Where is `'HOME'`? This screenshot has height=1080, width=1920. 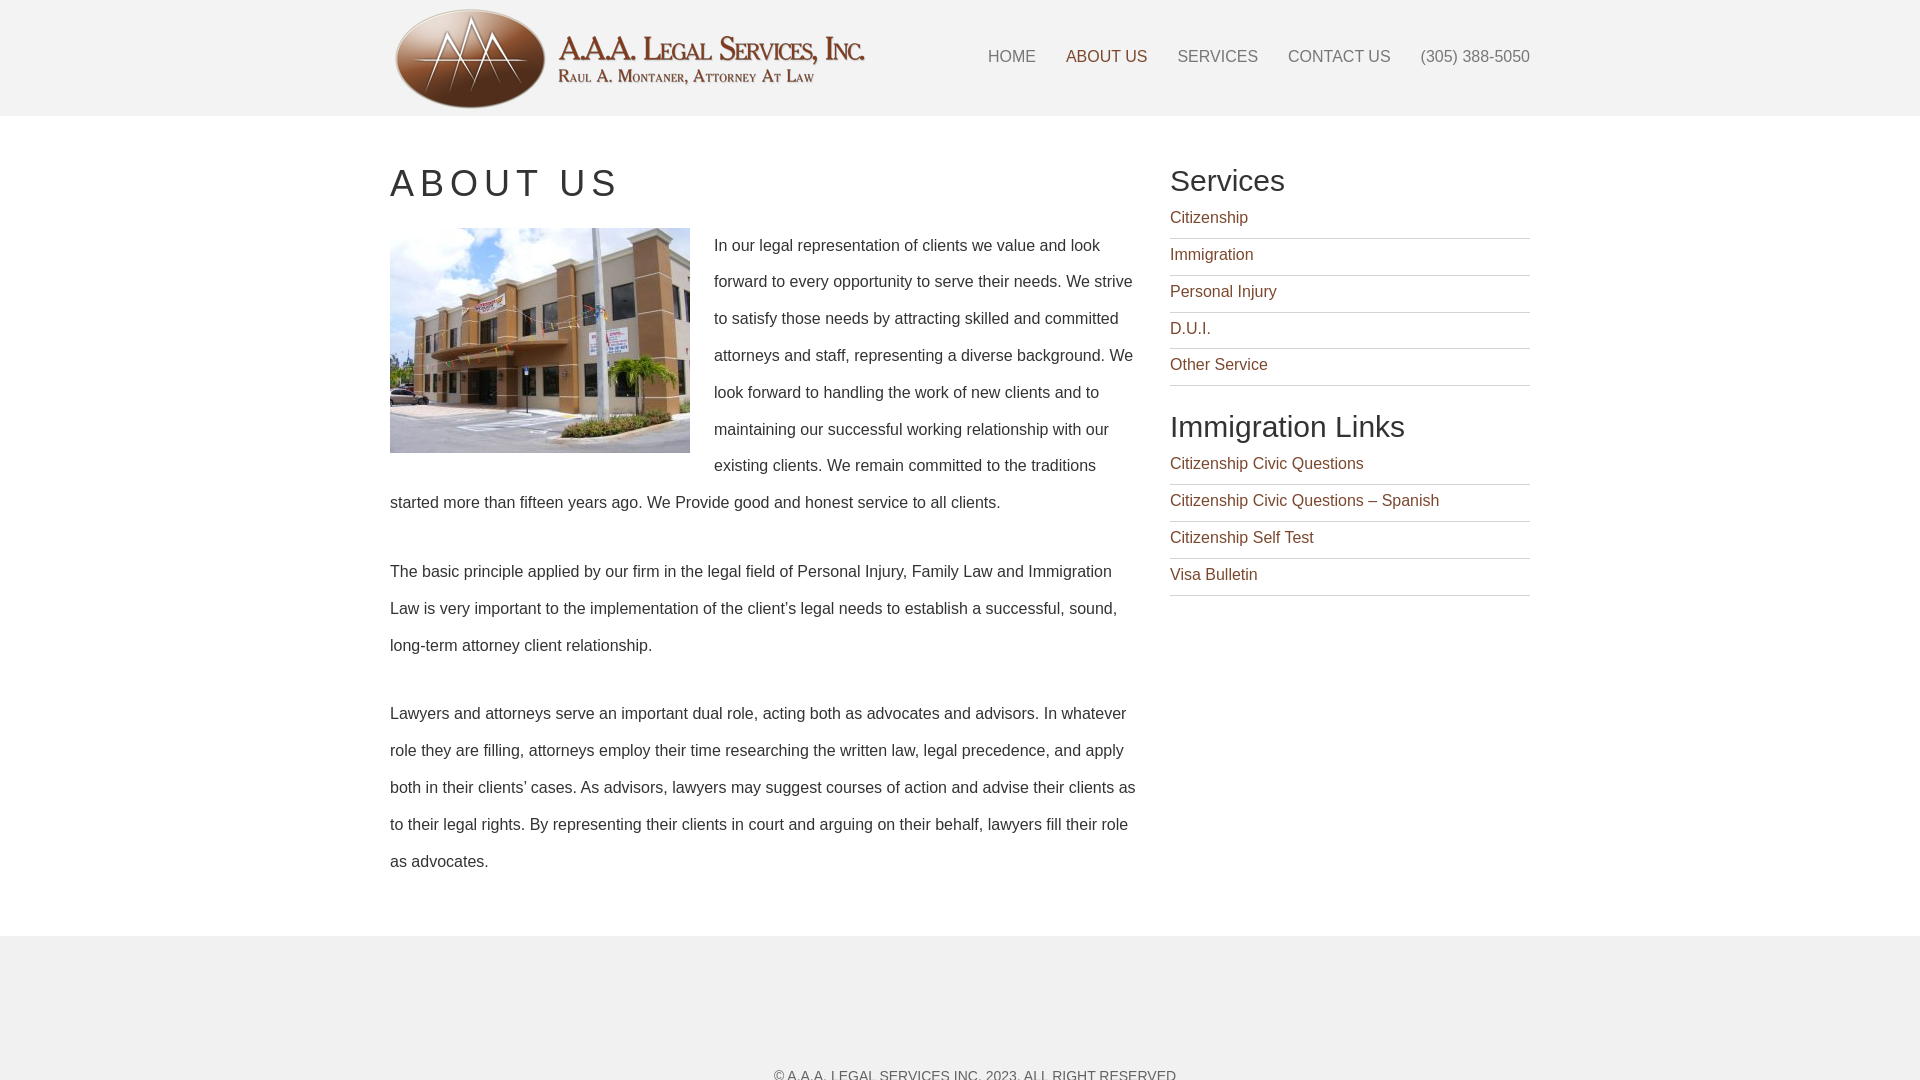 'HOME' is located at coordinates (973, 56).